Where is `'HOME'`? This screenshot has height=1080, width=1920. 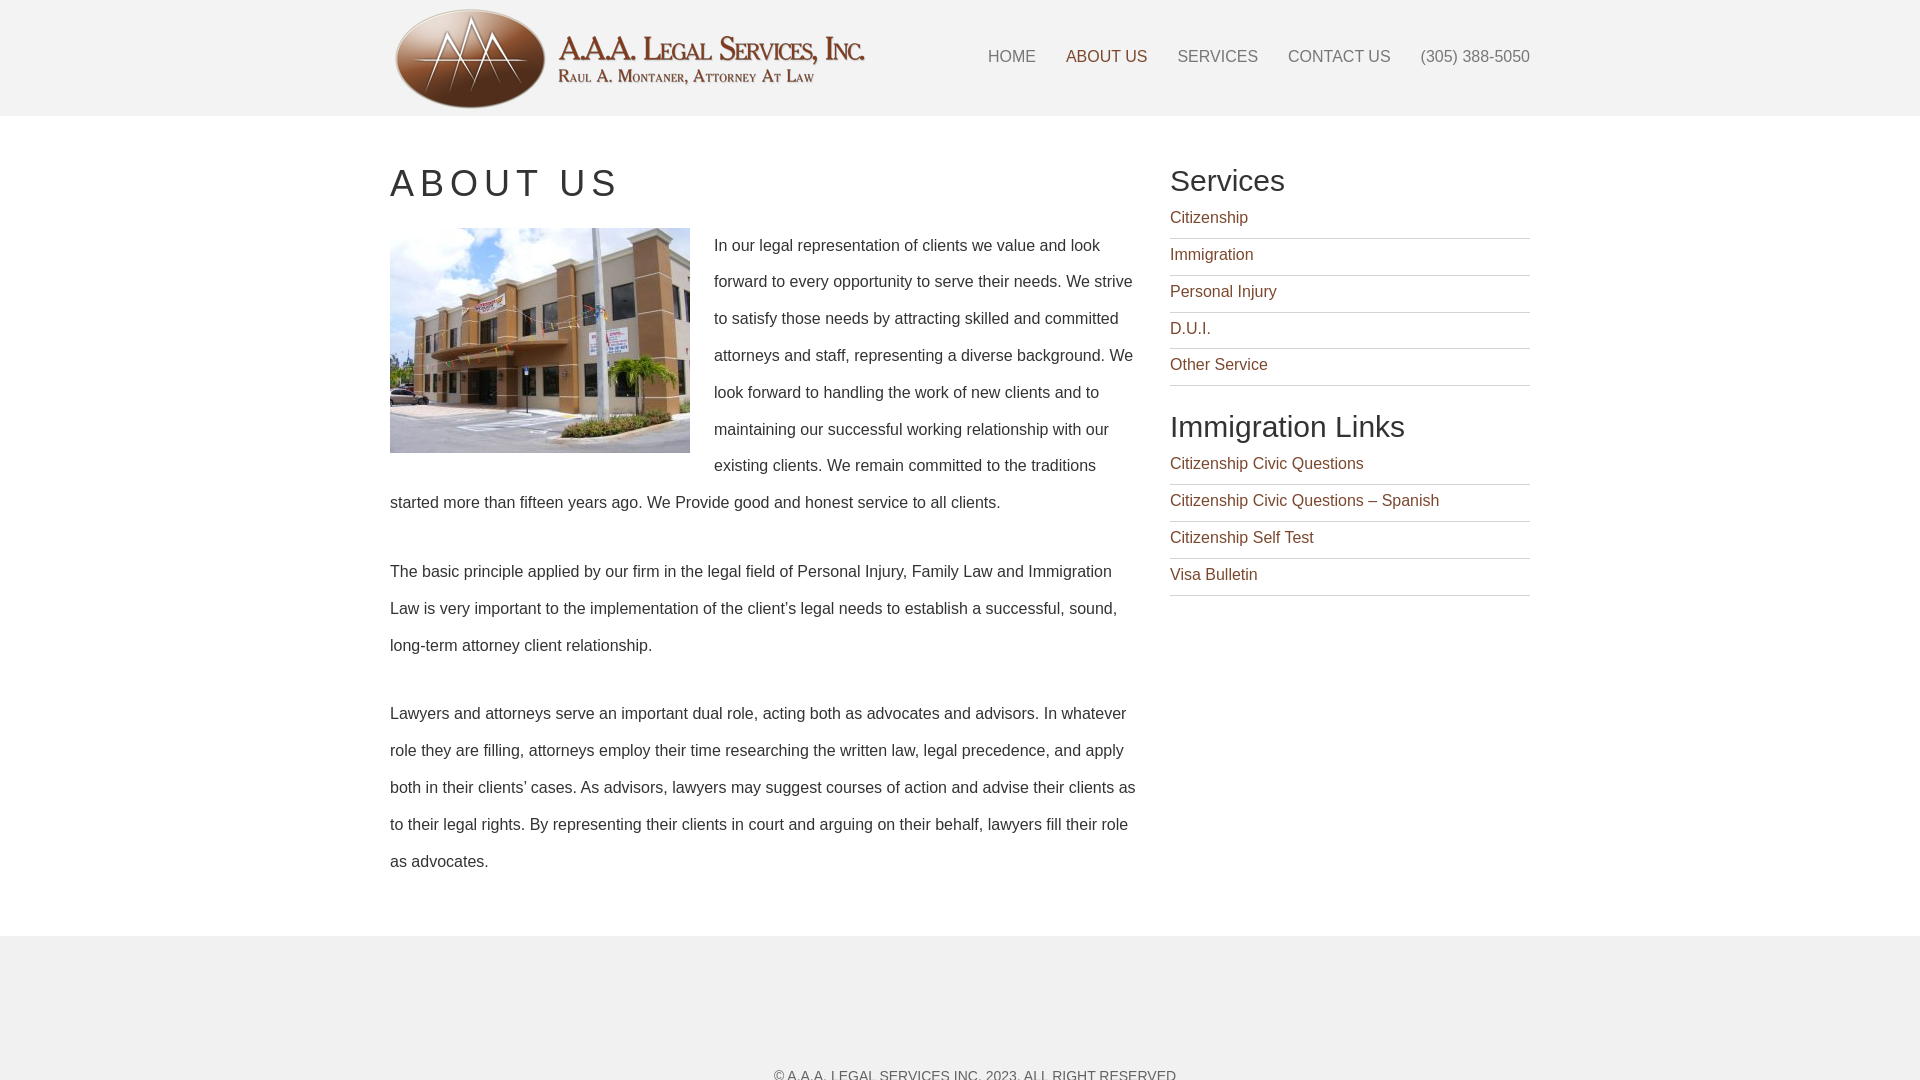 'HOME' is located at coordinates (973, 56).